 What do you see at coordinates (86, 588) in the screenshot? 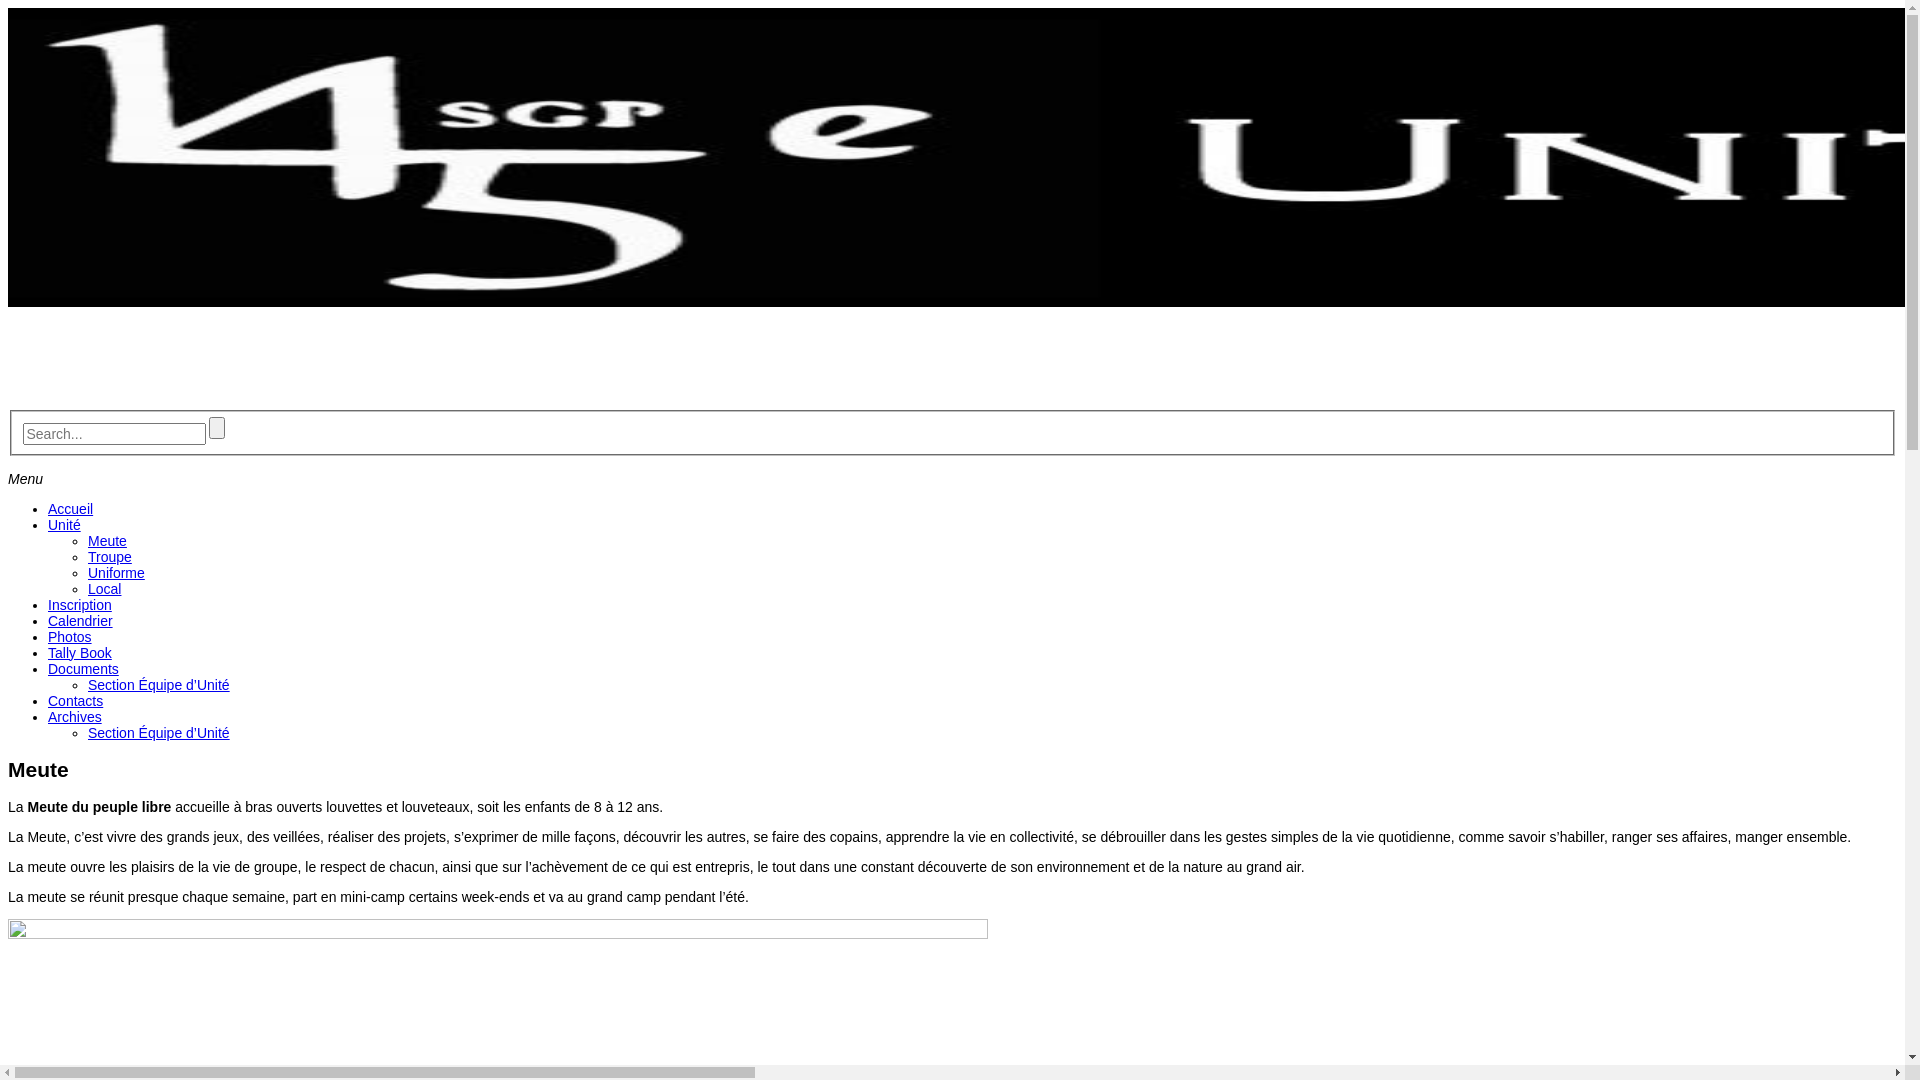
I see `'Local'` at bounding box center [86, 588].